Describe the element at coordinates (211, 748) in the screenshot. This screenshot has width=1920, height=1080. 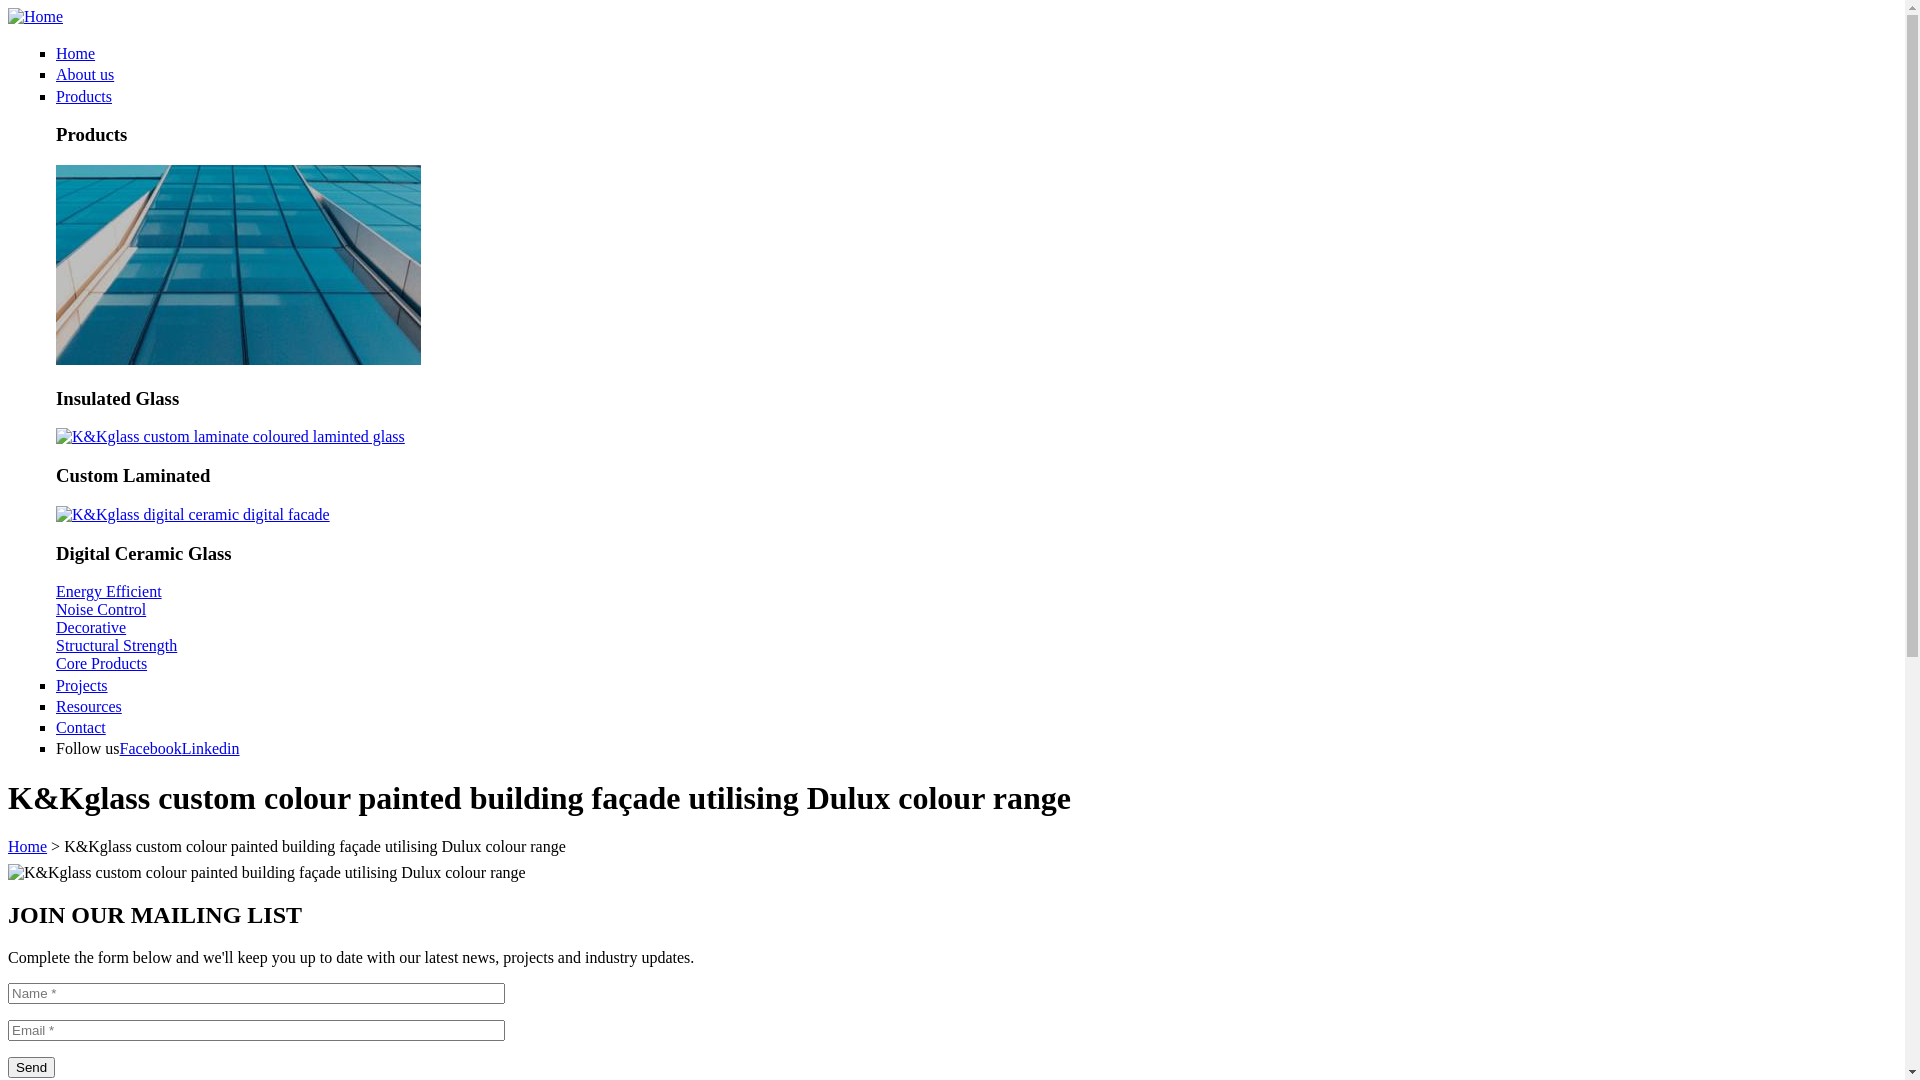
I see `'Linkedin'` at that location.